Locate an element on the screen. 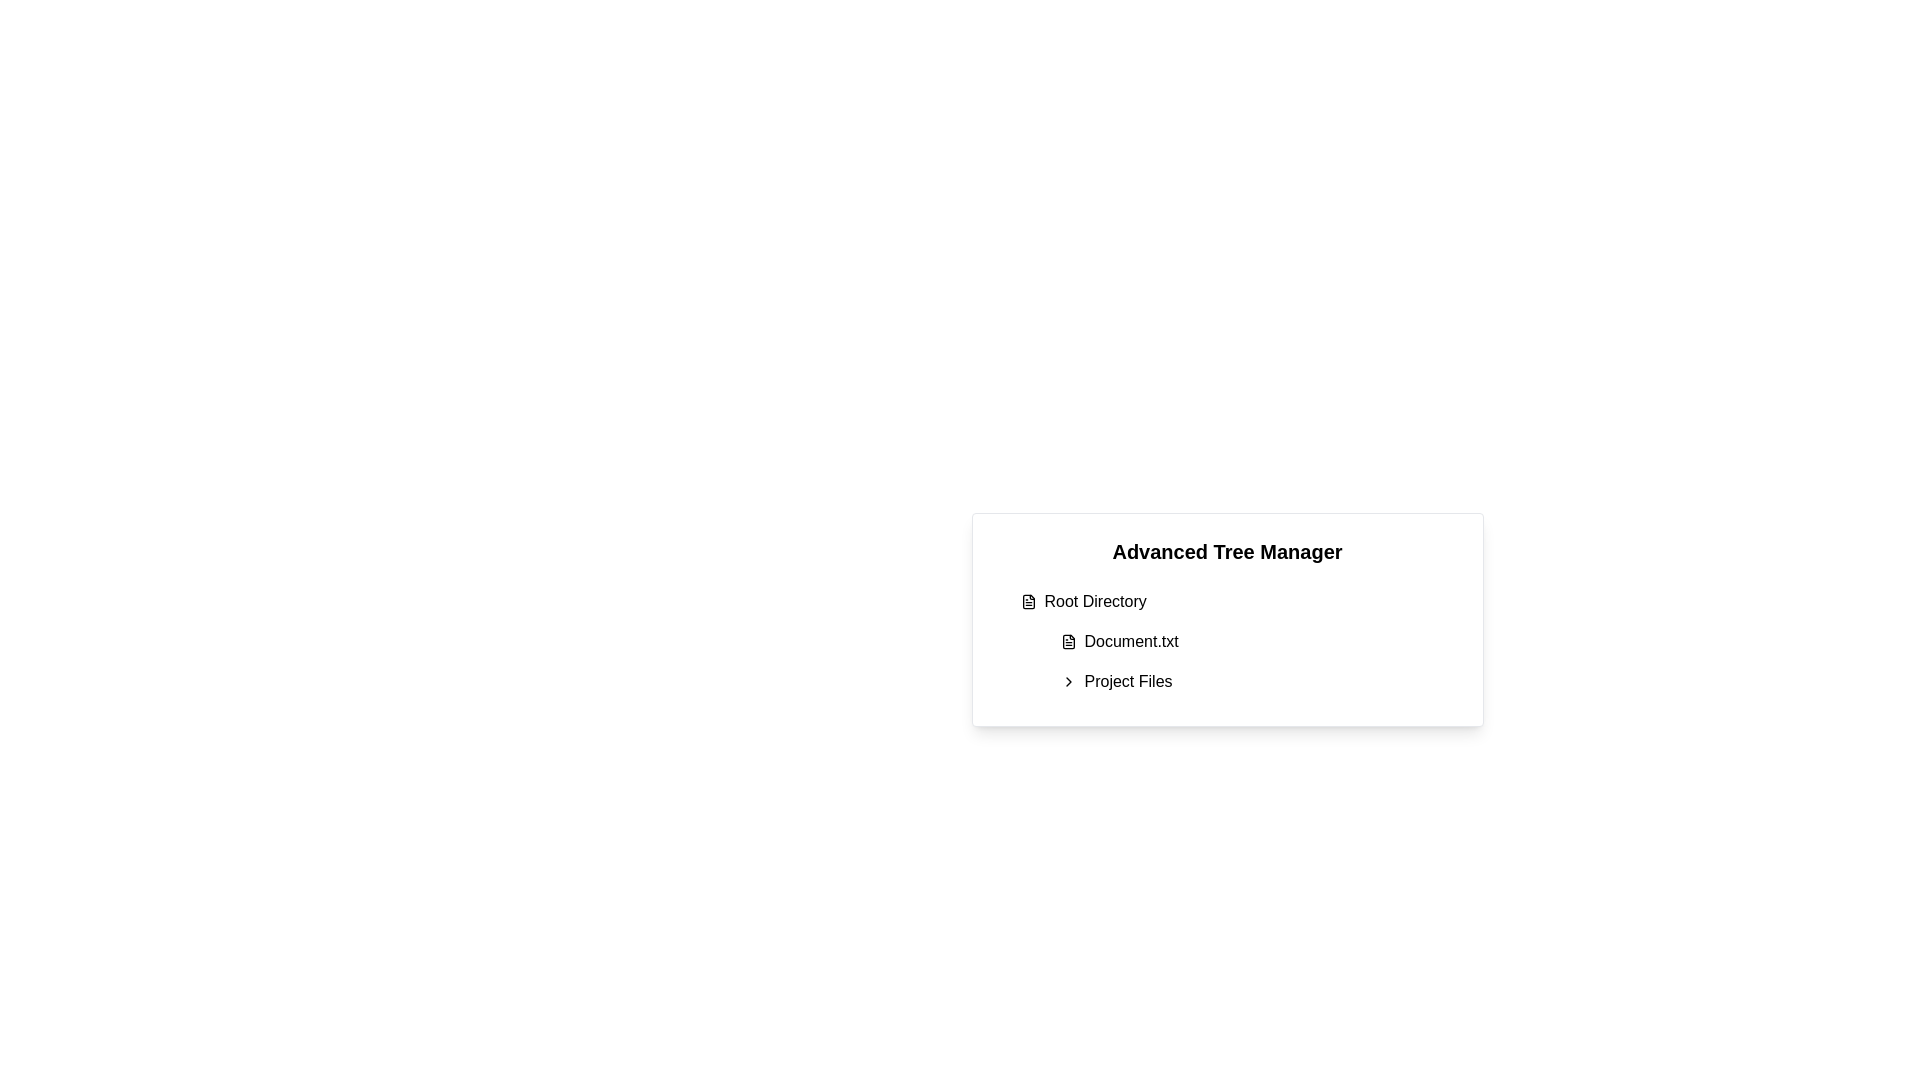  the 'Root Directory' icon located at the top-left corner of the 'Root Directory' section, adjacent to the 'Root Directory' label for visual cues is located at coordinates (1028, 600).